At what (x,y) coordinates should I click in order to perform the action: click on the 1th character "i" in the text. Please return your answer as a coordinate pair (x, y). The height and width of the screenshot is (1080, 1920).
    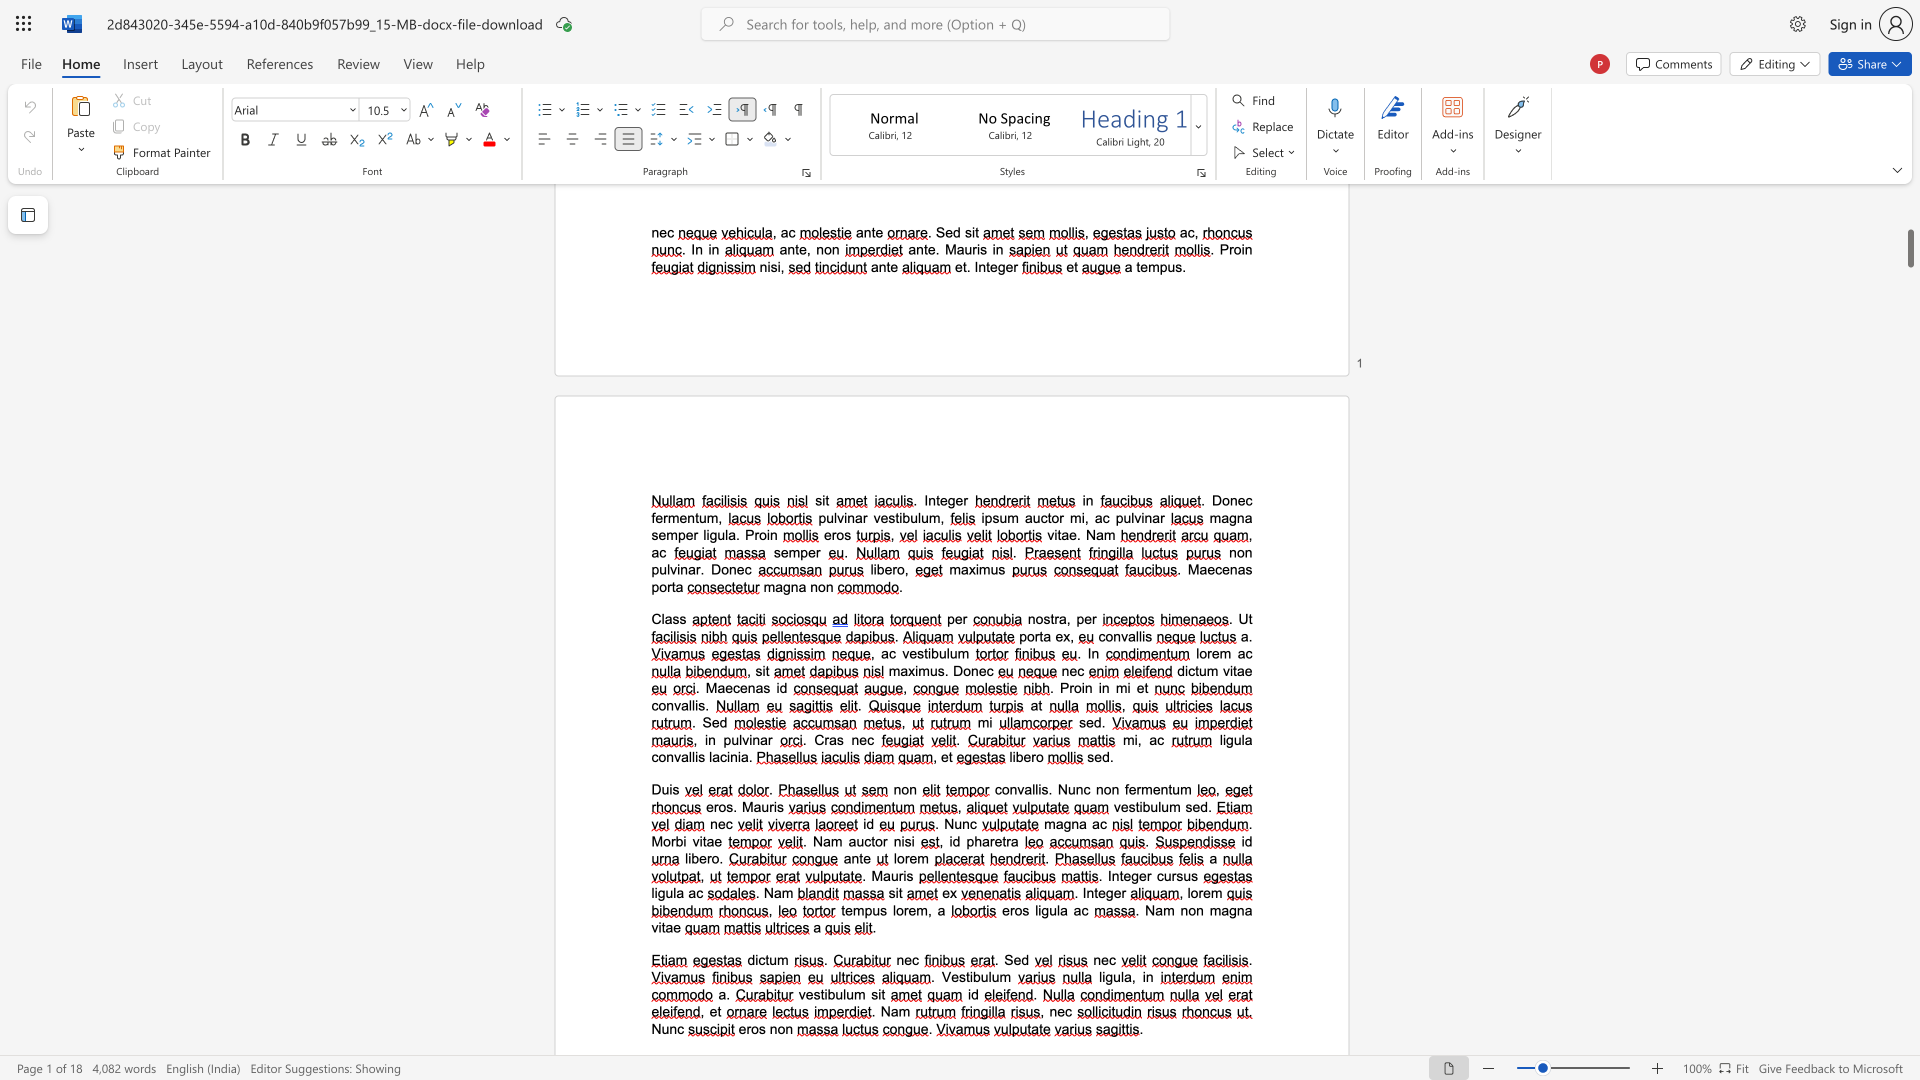
    Looking at the image, I should click on (776, 687).